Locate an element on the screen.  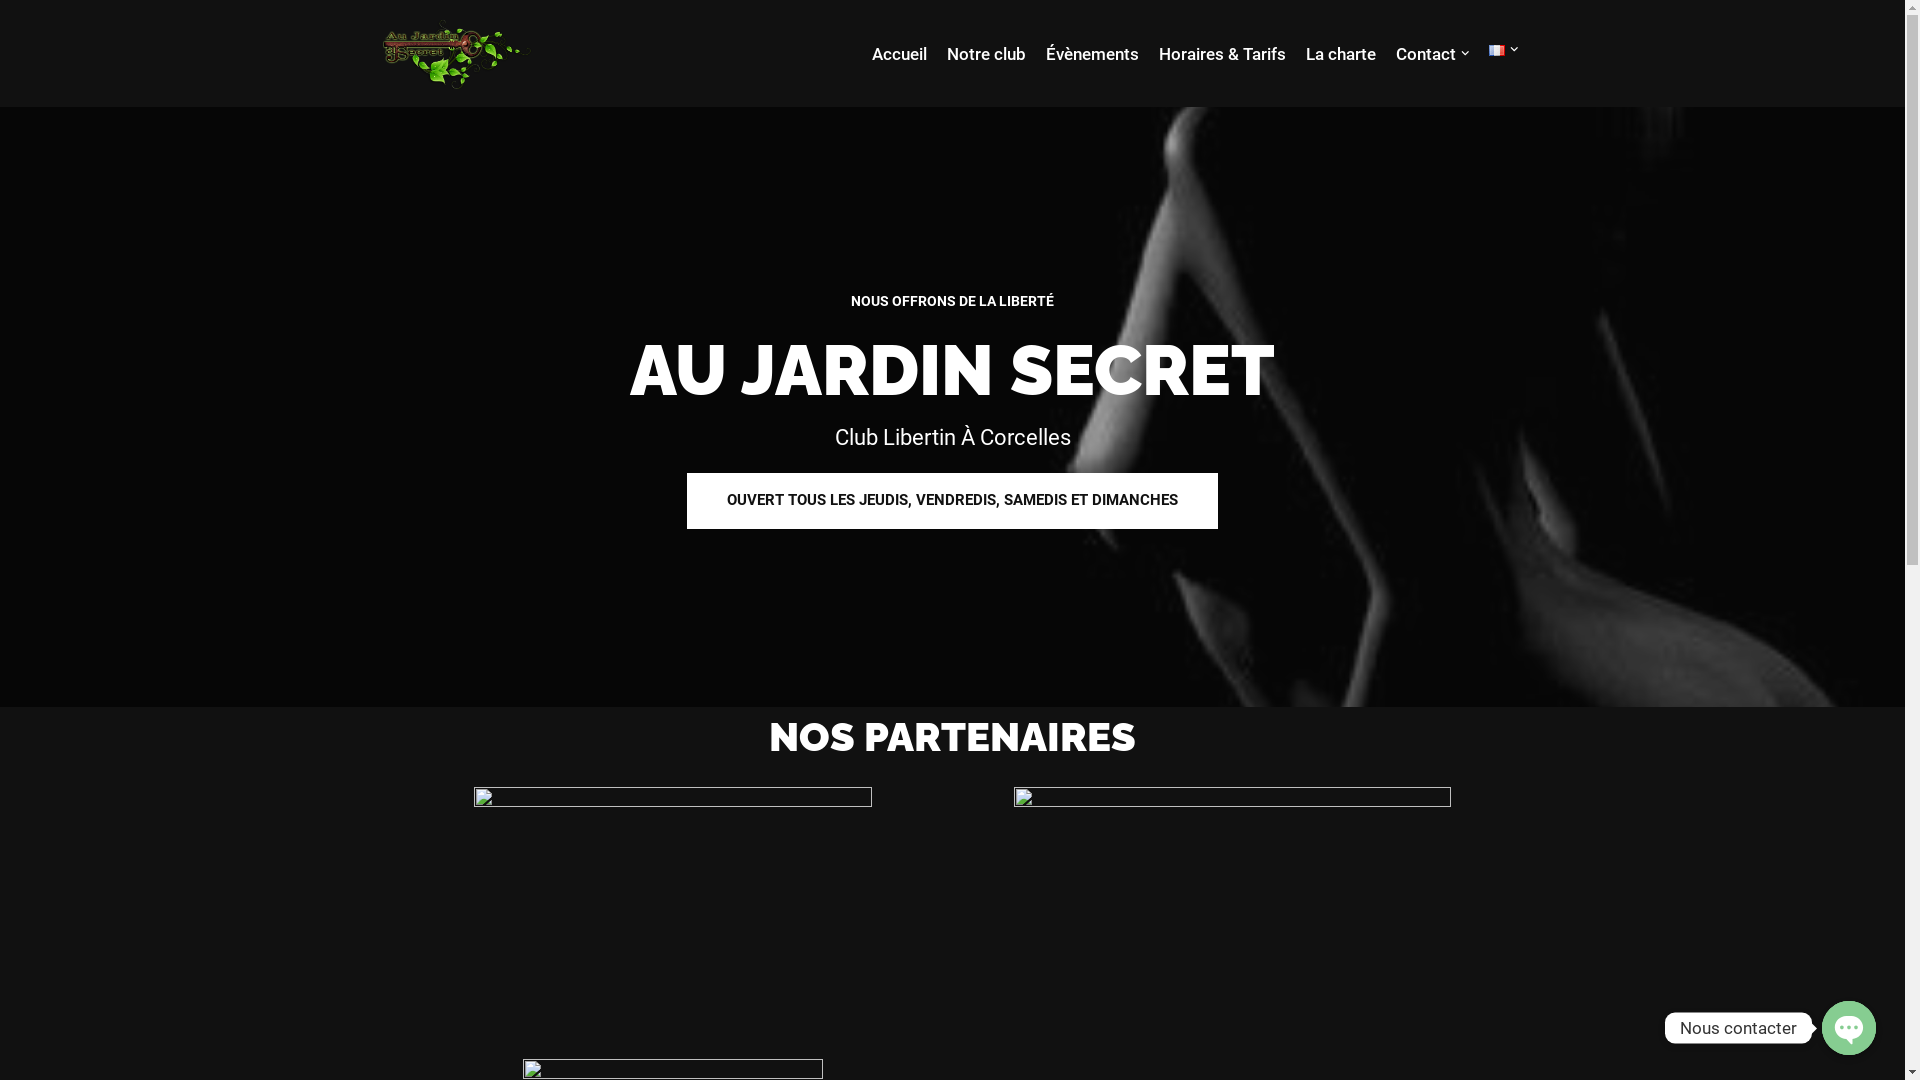
'Contact' is located at coordinates (1395, 53).